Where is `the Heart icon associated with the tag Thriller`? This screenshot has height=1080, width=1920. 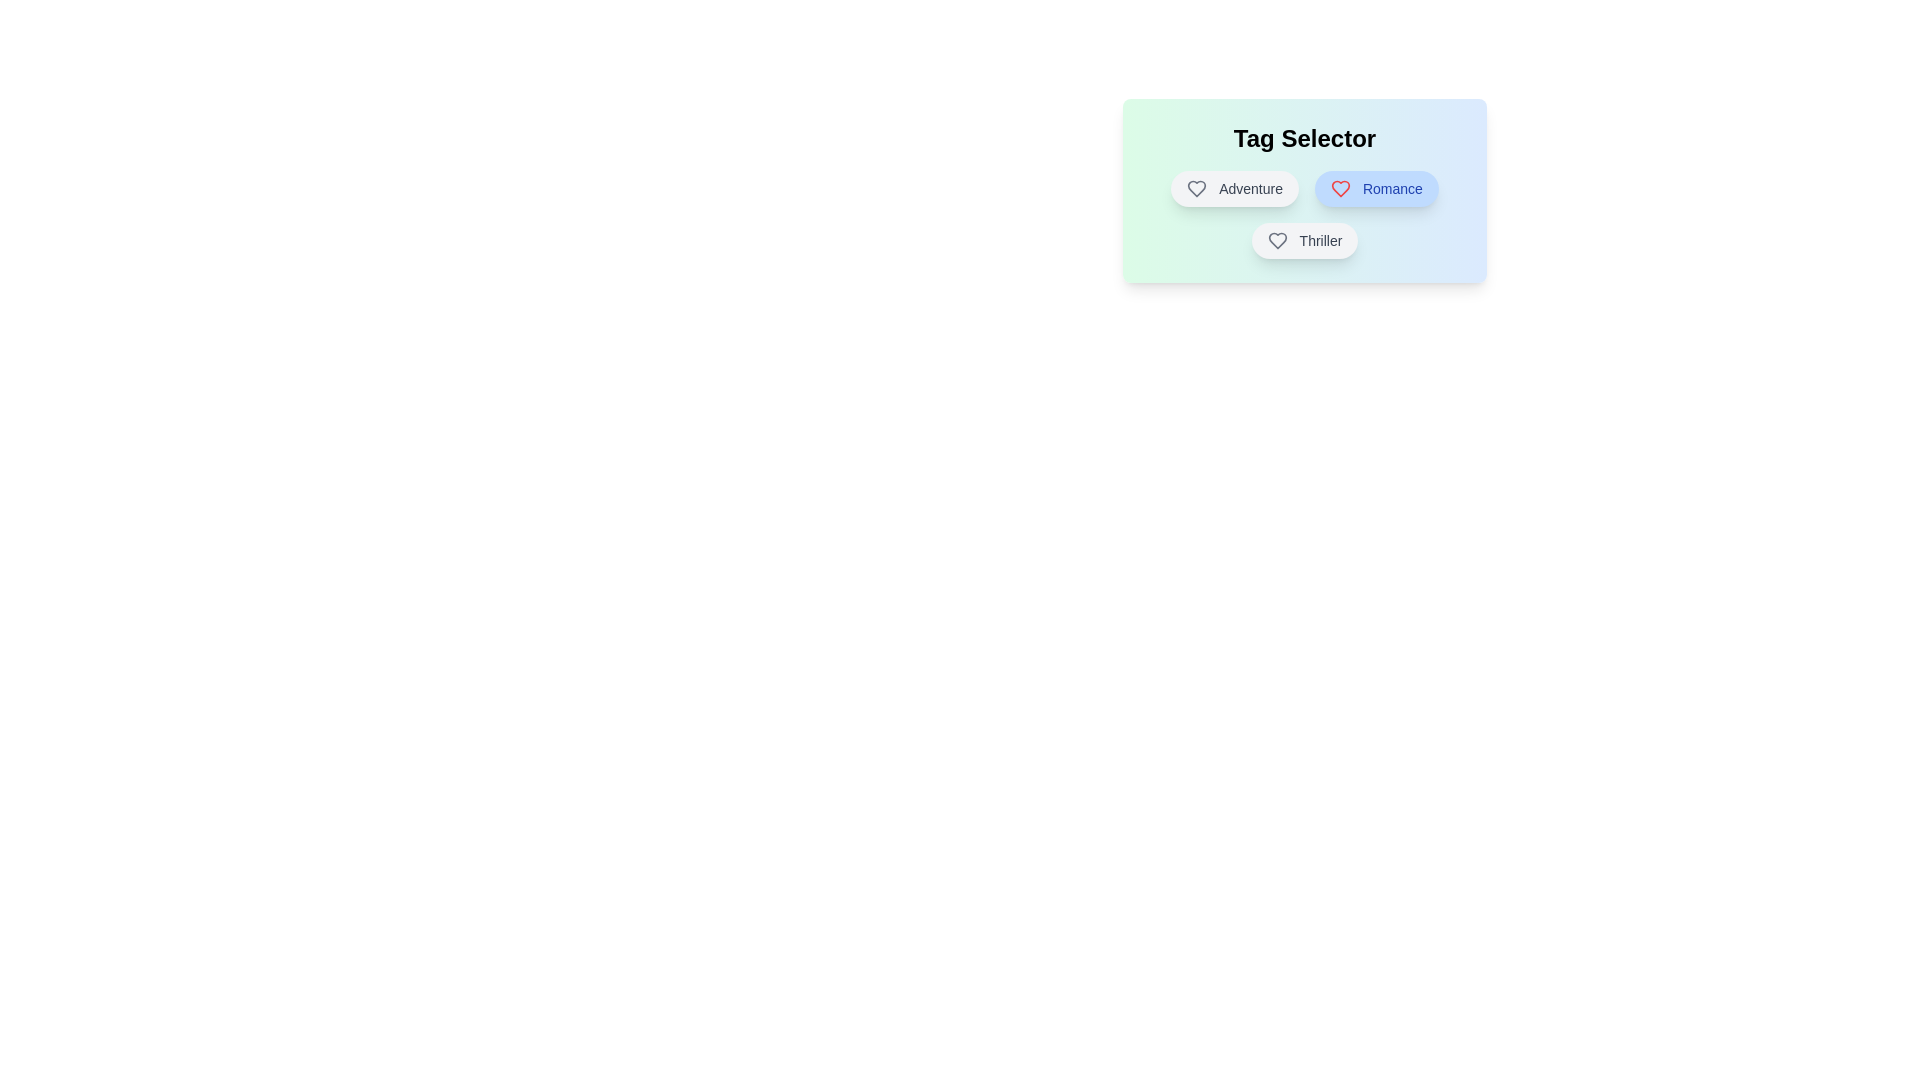
the Heart icon associated with the tag Thriller is located at coordinates (1276, 239).